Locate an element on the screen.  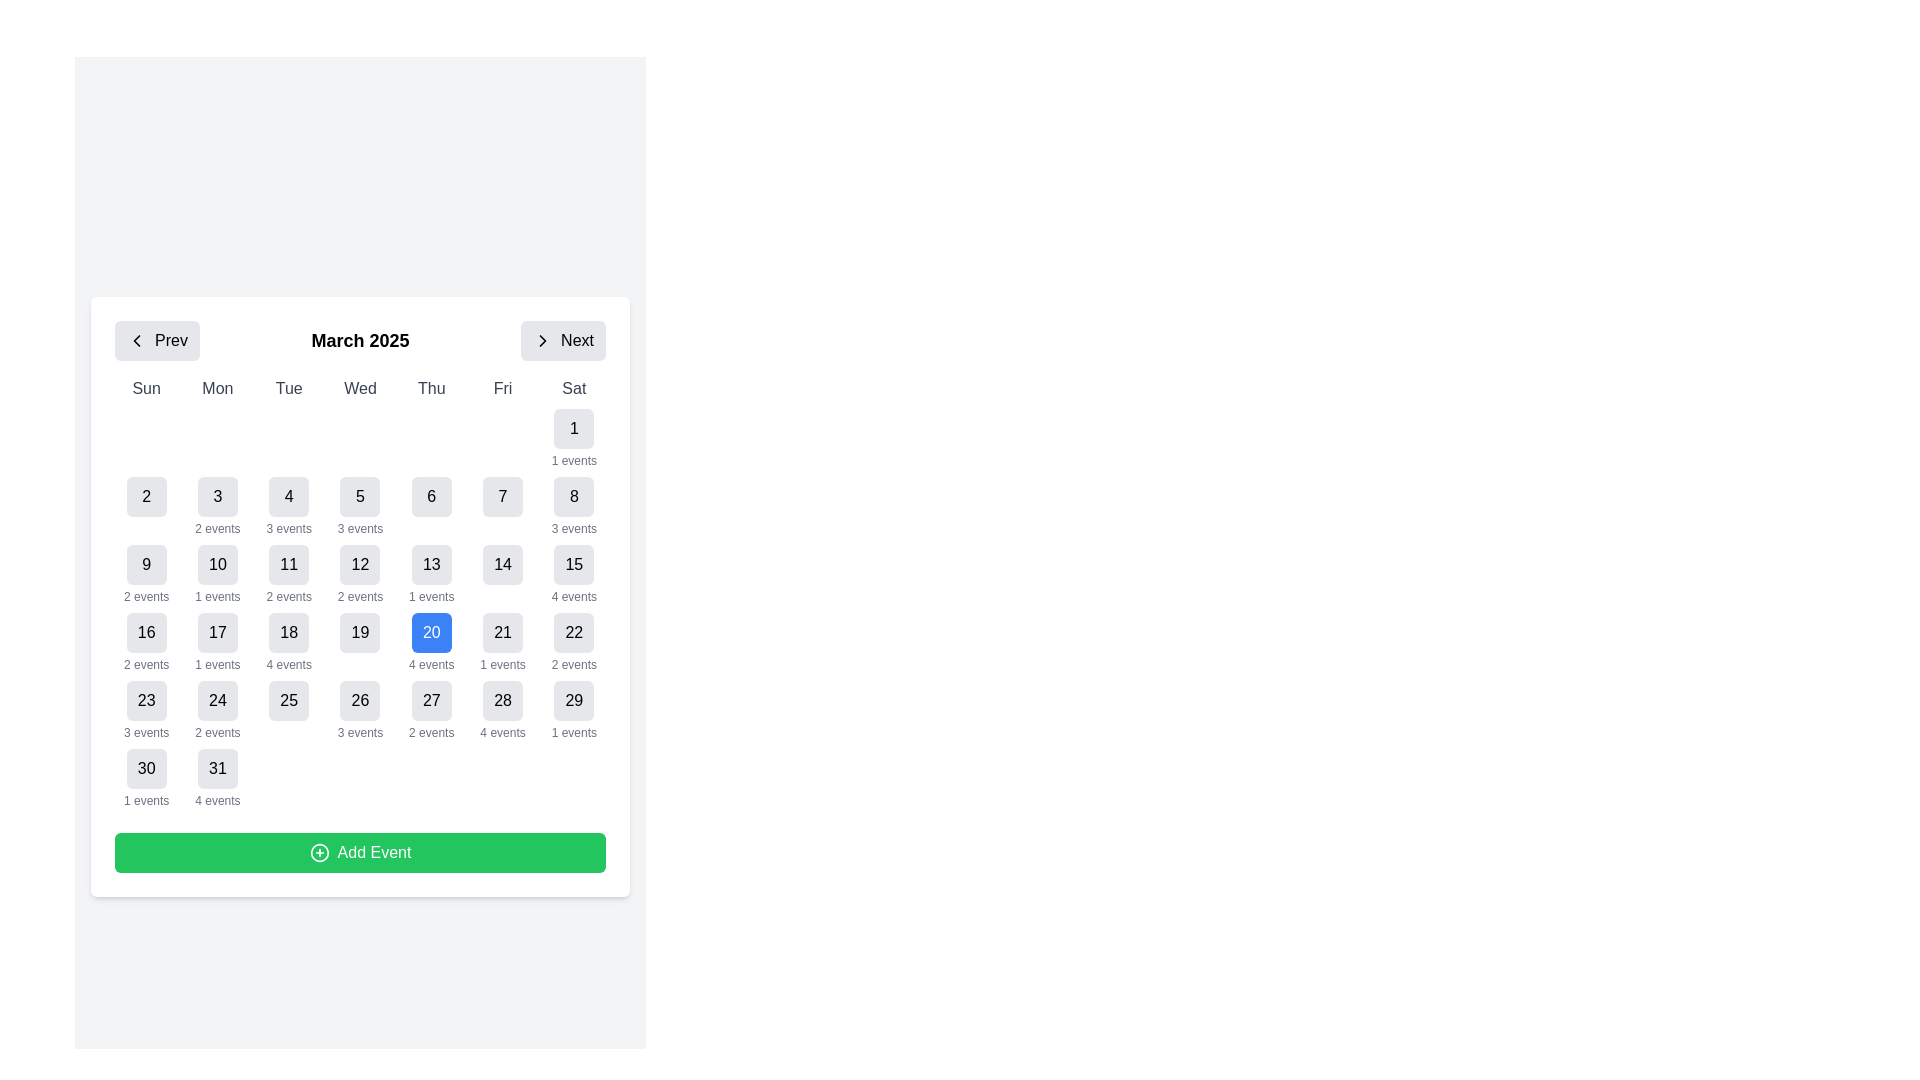
the square button labeled '16' with a light gray background is located at coordinates (145, 632).